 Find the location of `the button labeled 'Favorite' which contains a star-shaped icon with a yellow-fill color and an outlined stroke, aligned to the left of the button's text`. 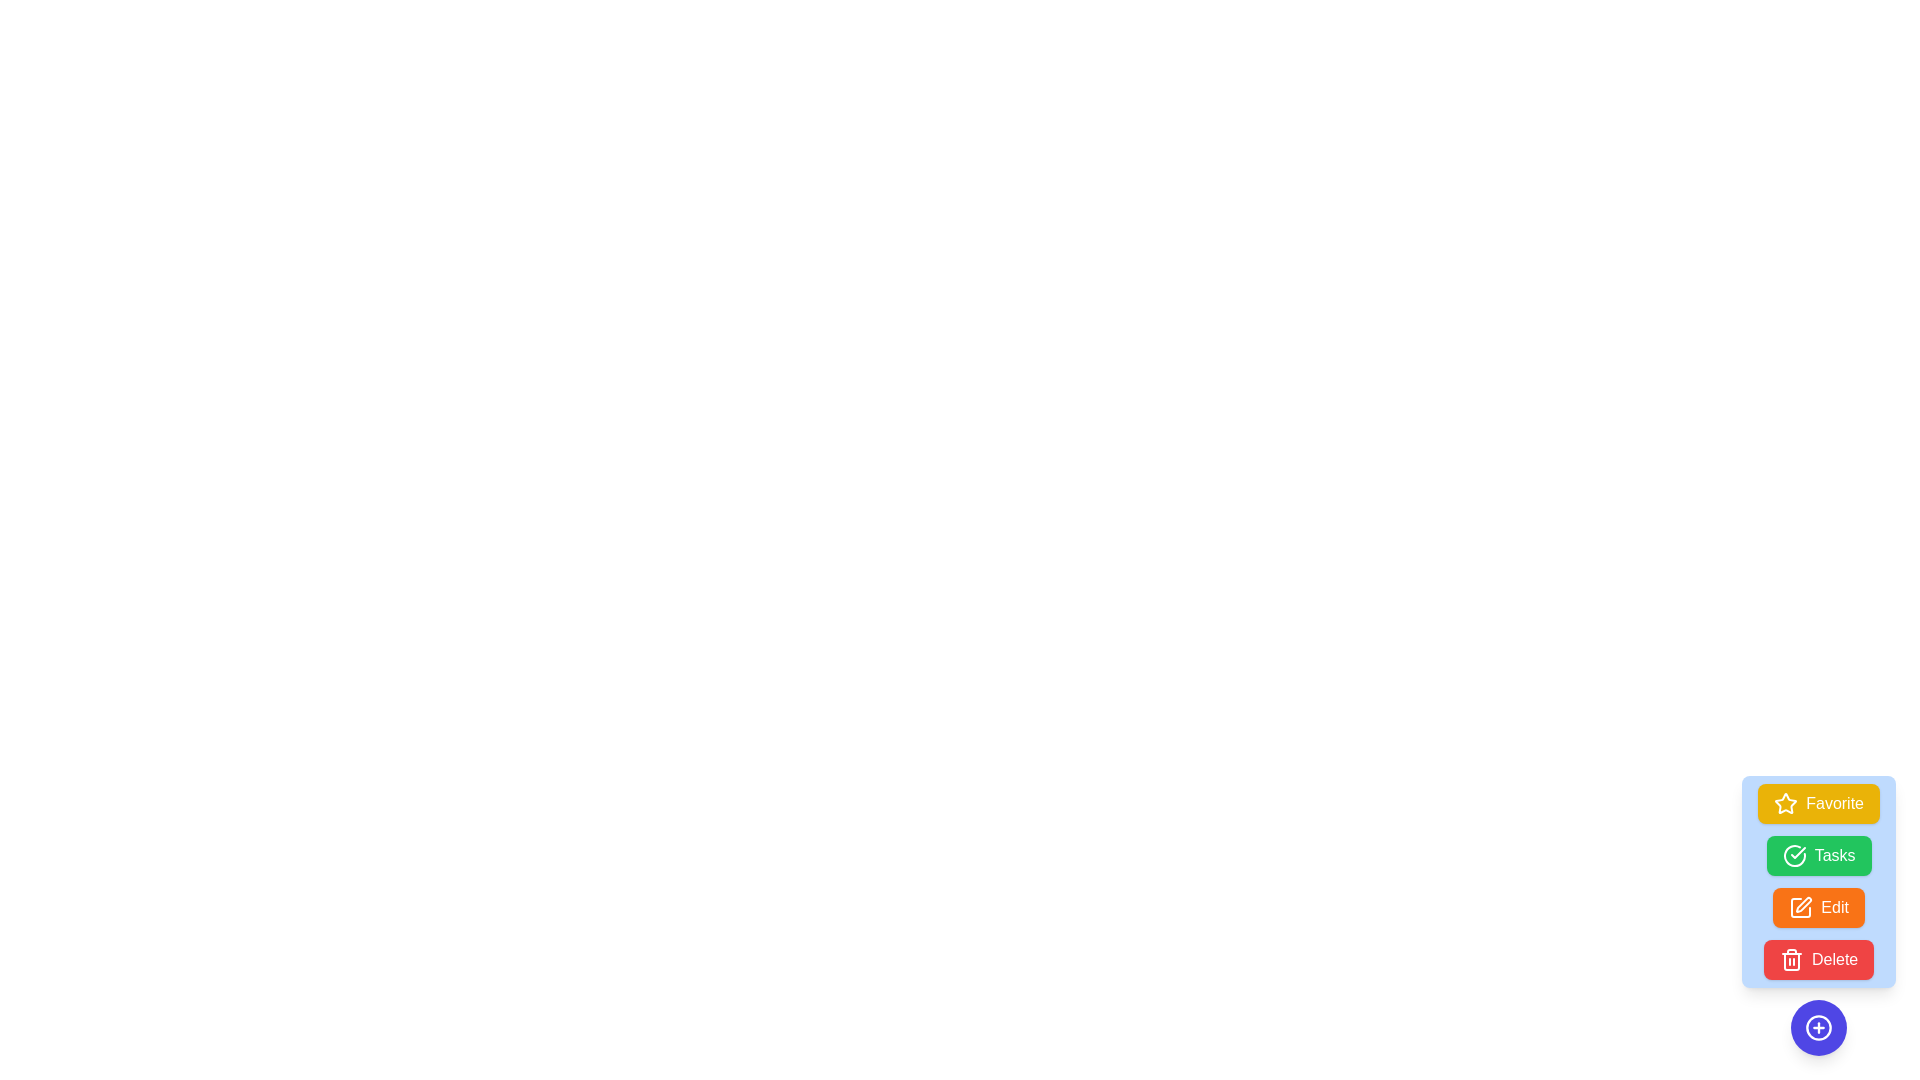

the button labeled 'Favorite' which contains a star-shaped icon with a yellow-fill color and an outlined stroke, aligned to the left of the button's text is located at coordinates (1786, 802).